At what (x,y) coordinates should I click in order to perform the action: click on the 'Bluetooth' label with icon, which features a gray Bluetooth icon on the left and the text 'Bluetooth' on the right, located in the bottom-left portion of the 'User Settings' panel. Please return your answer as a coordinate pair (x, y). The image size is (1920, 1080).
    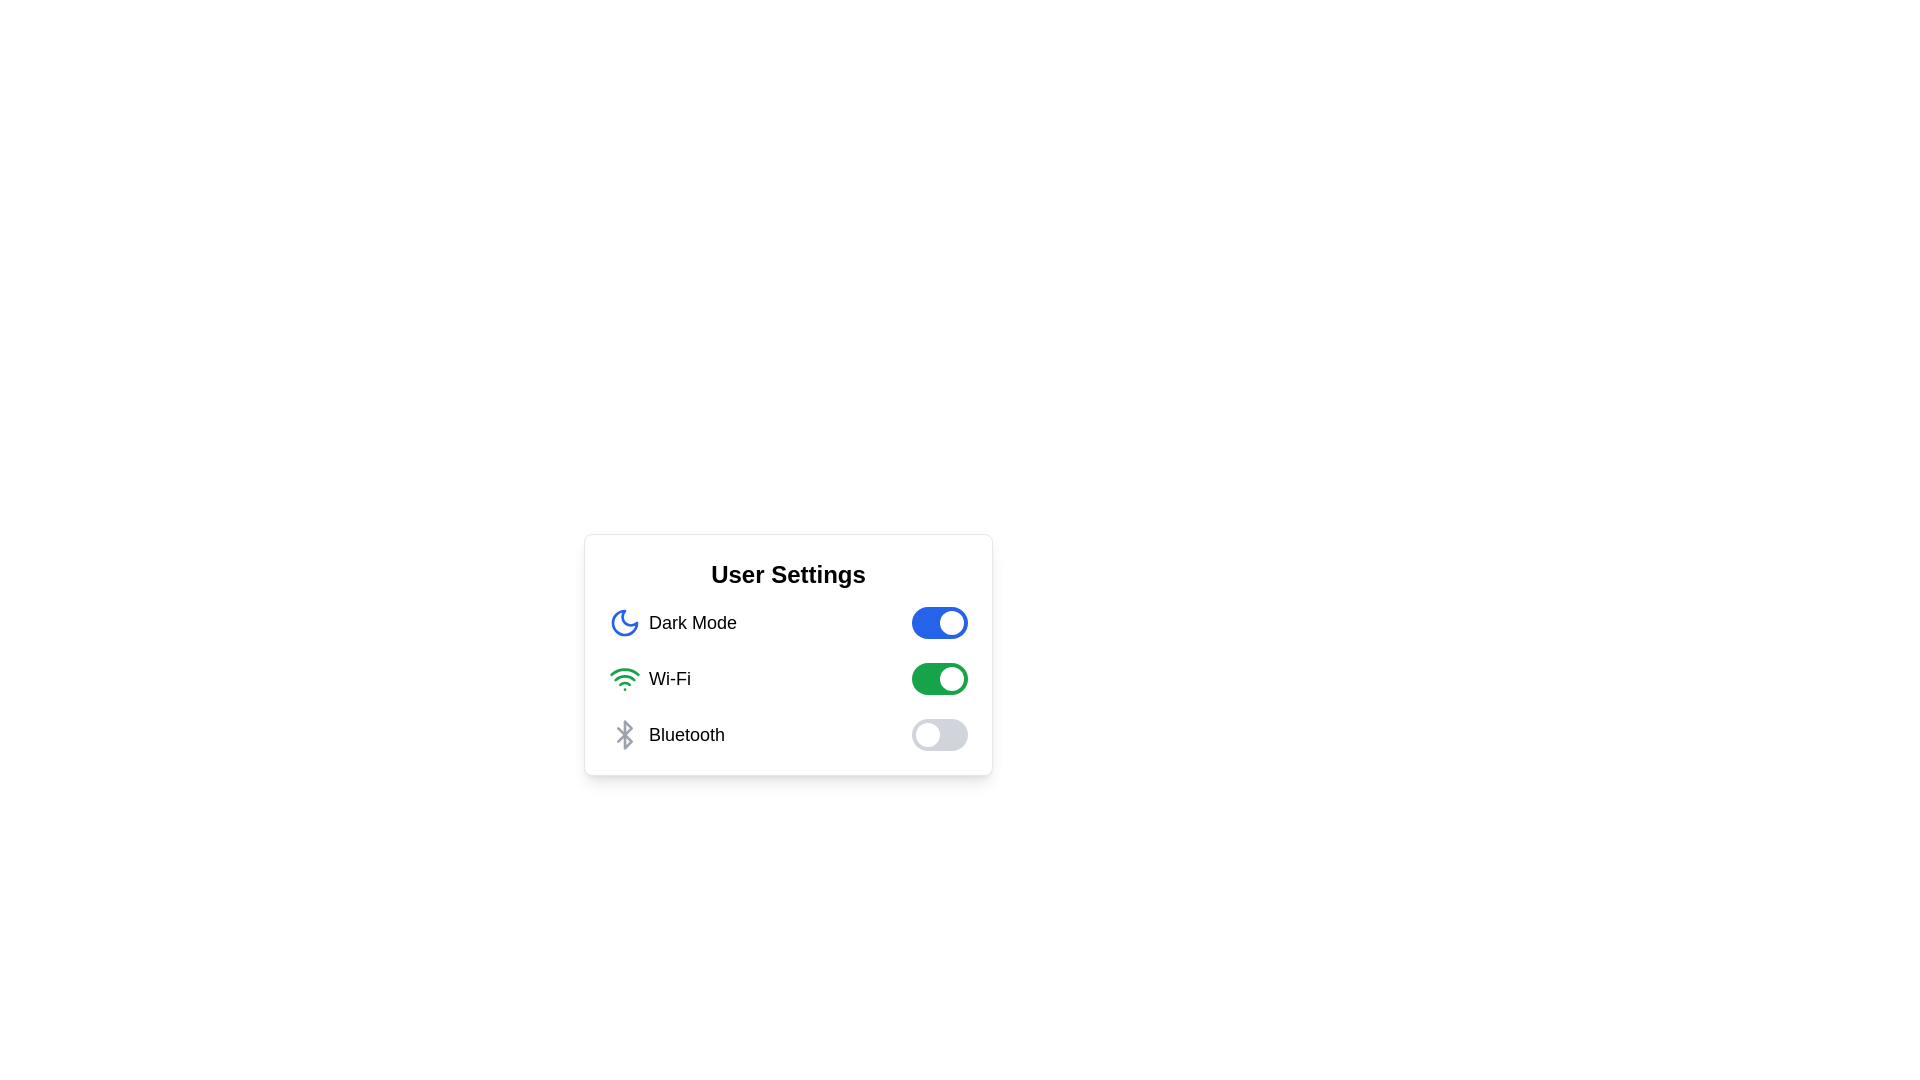
    Looking at the image, I should click on (667, 735).